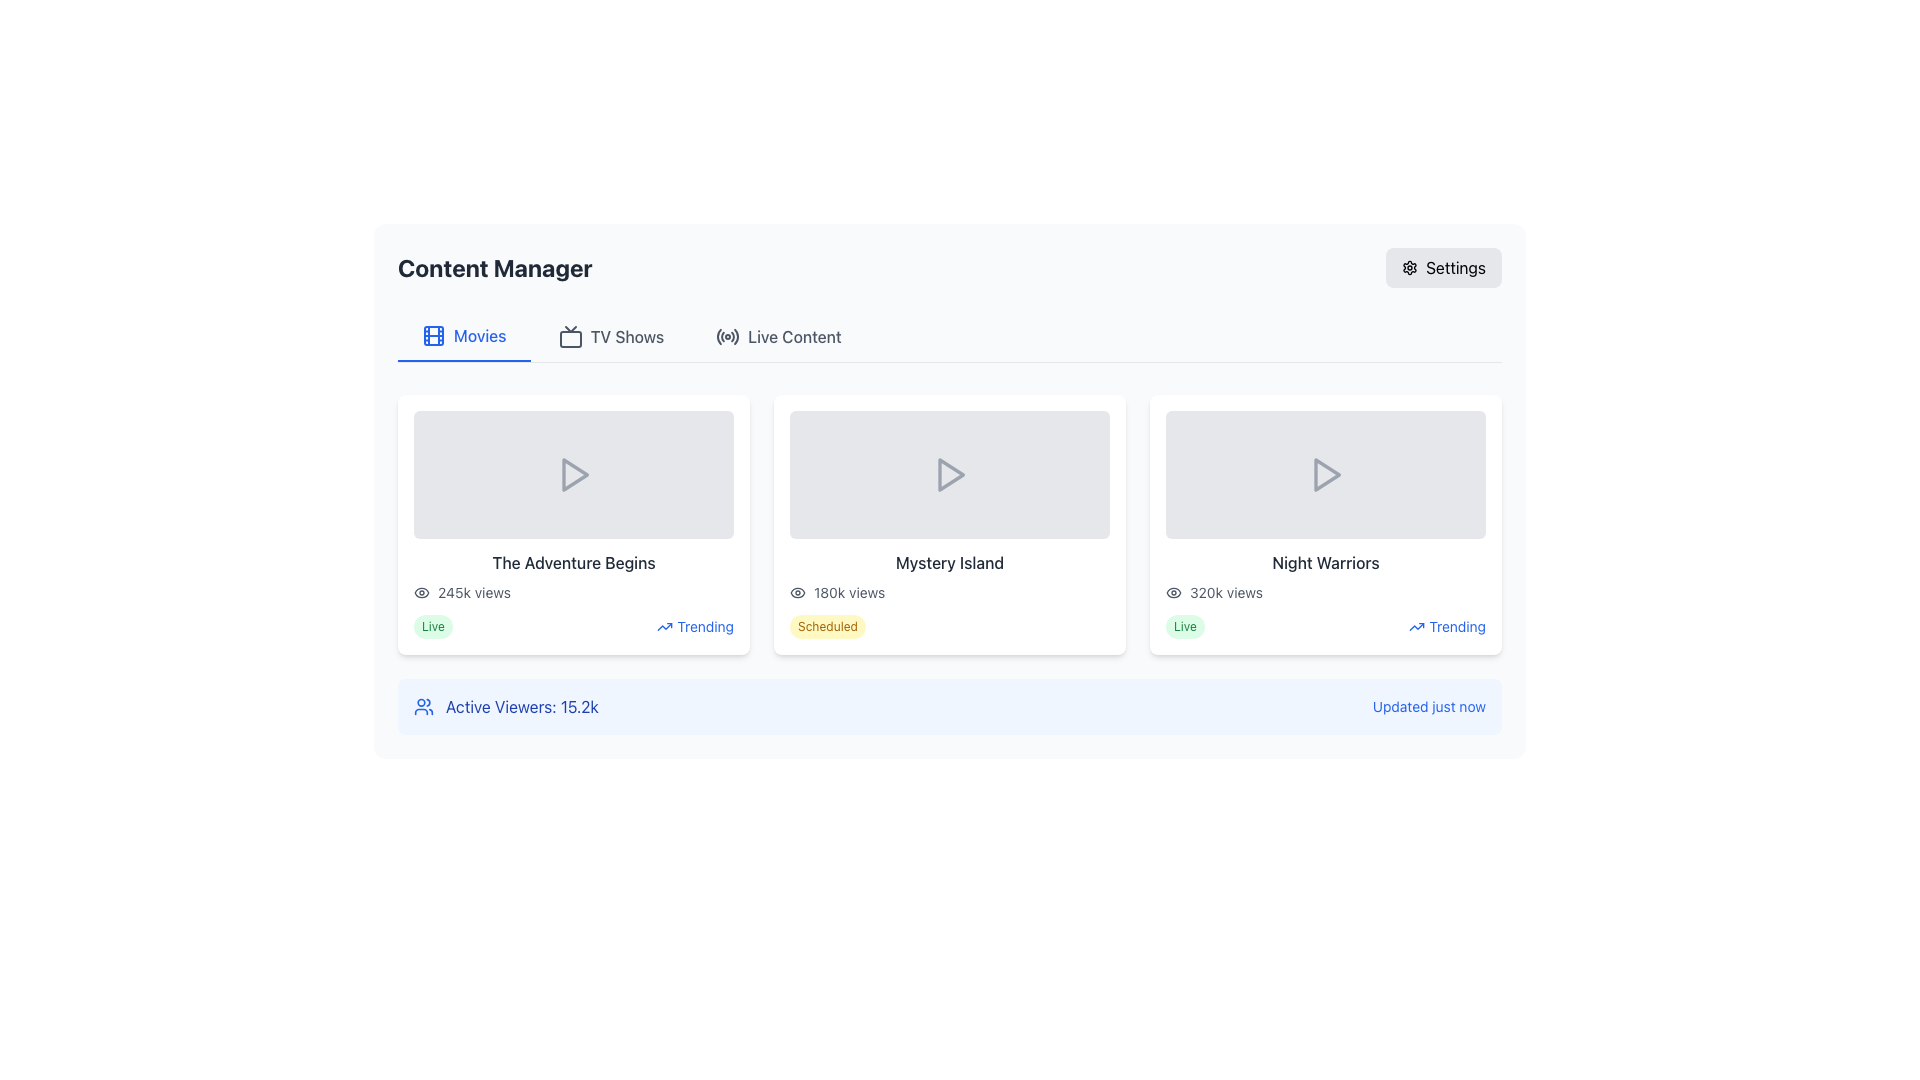  What do you see at coordinates (463, 335) in the screenshot?
I see `the 'Movies' button in the navigation row located below the 'Content Manager' heading` at bounding box center [463, 335].